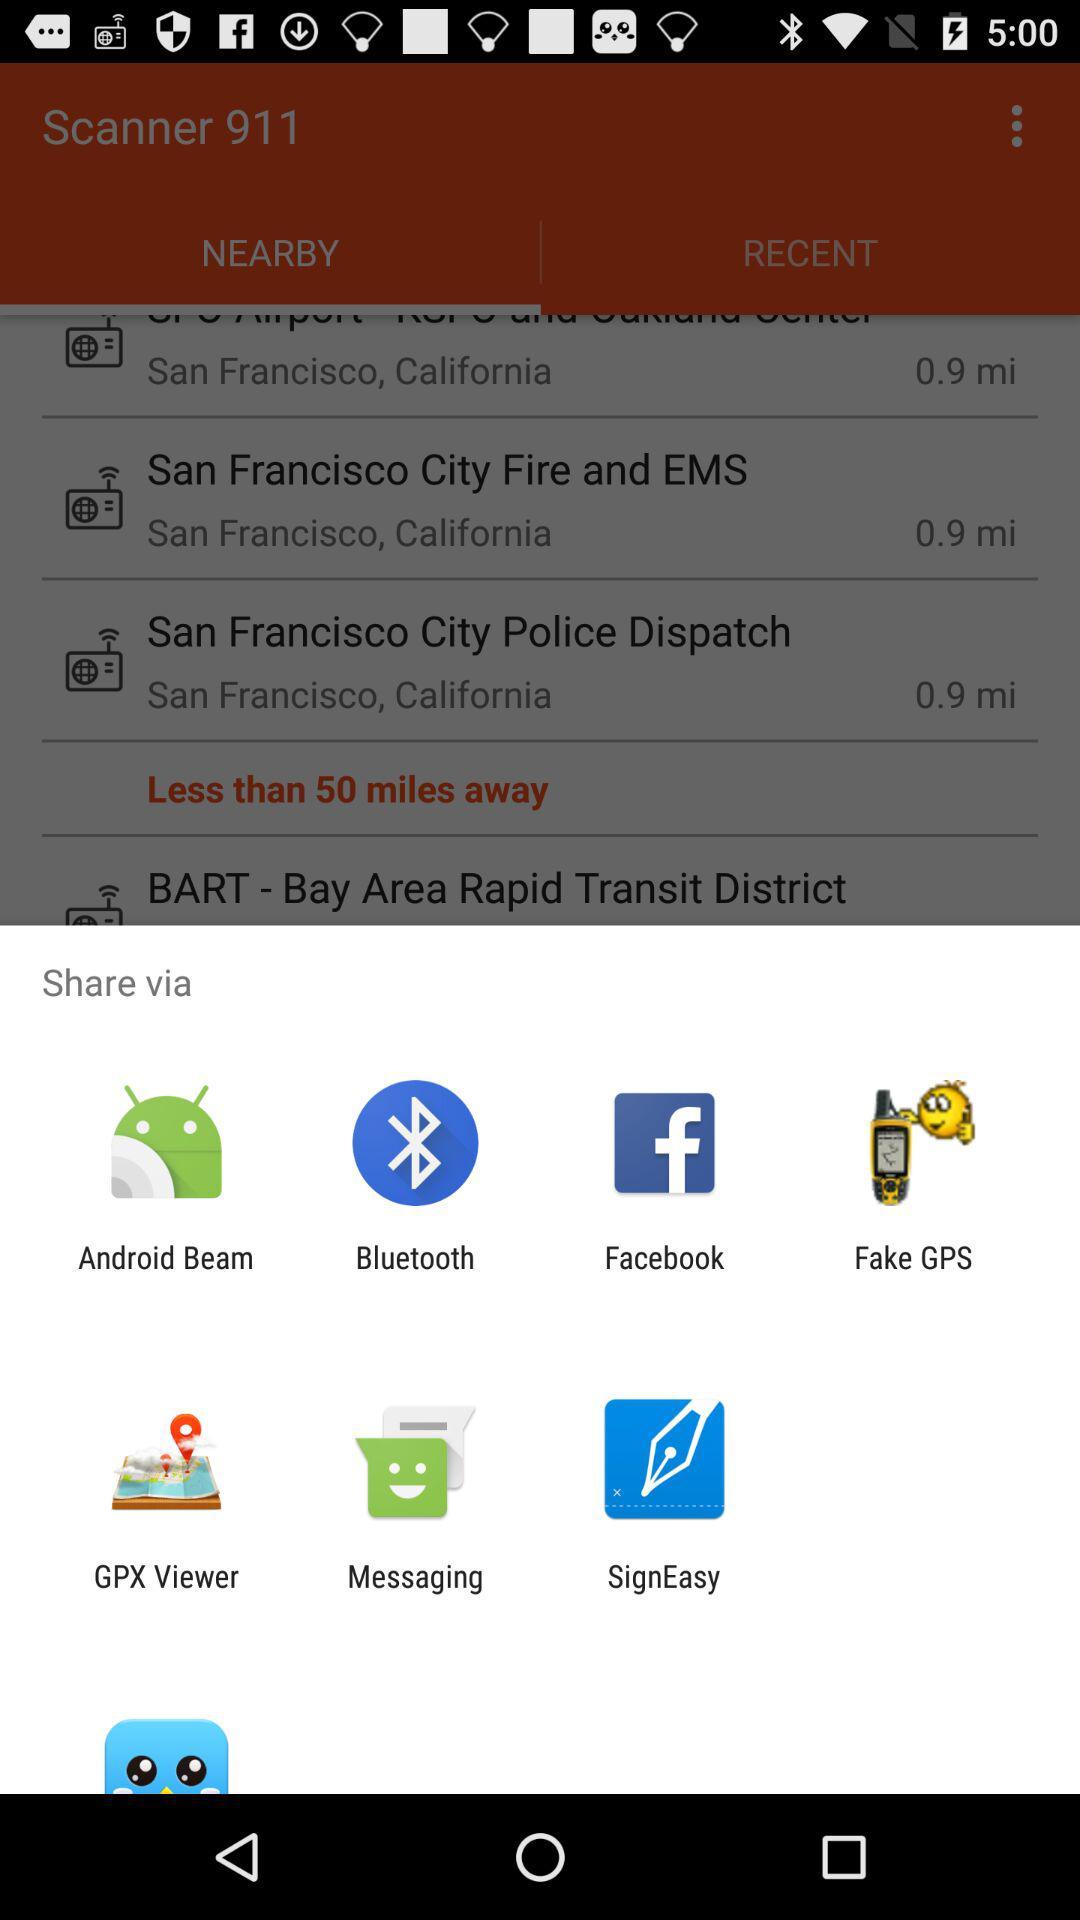  I want to click on the icon next to the facebook icon, so click(913, 1274).